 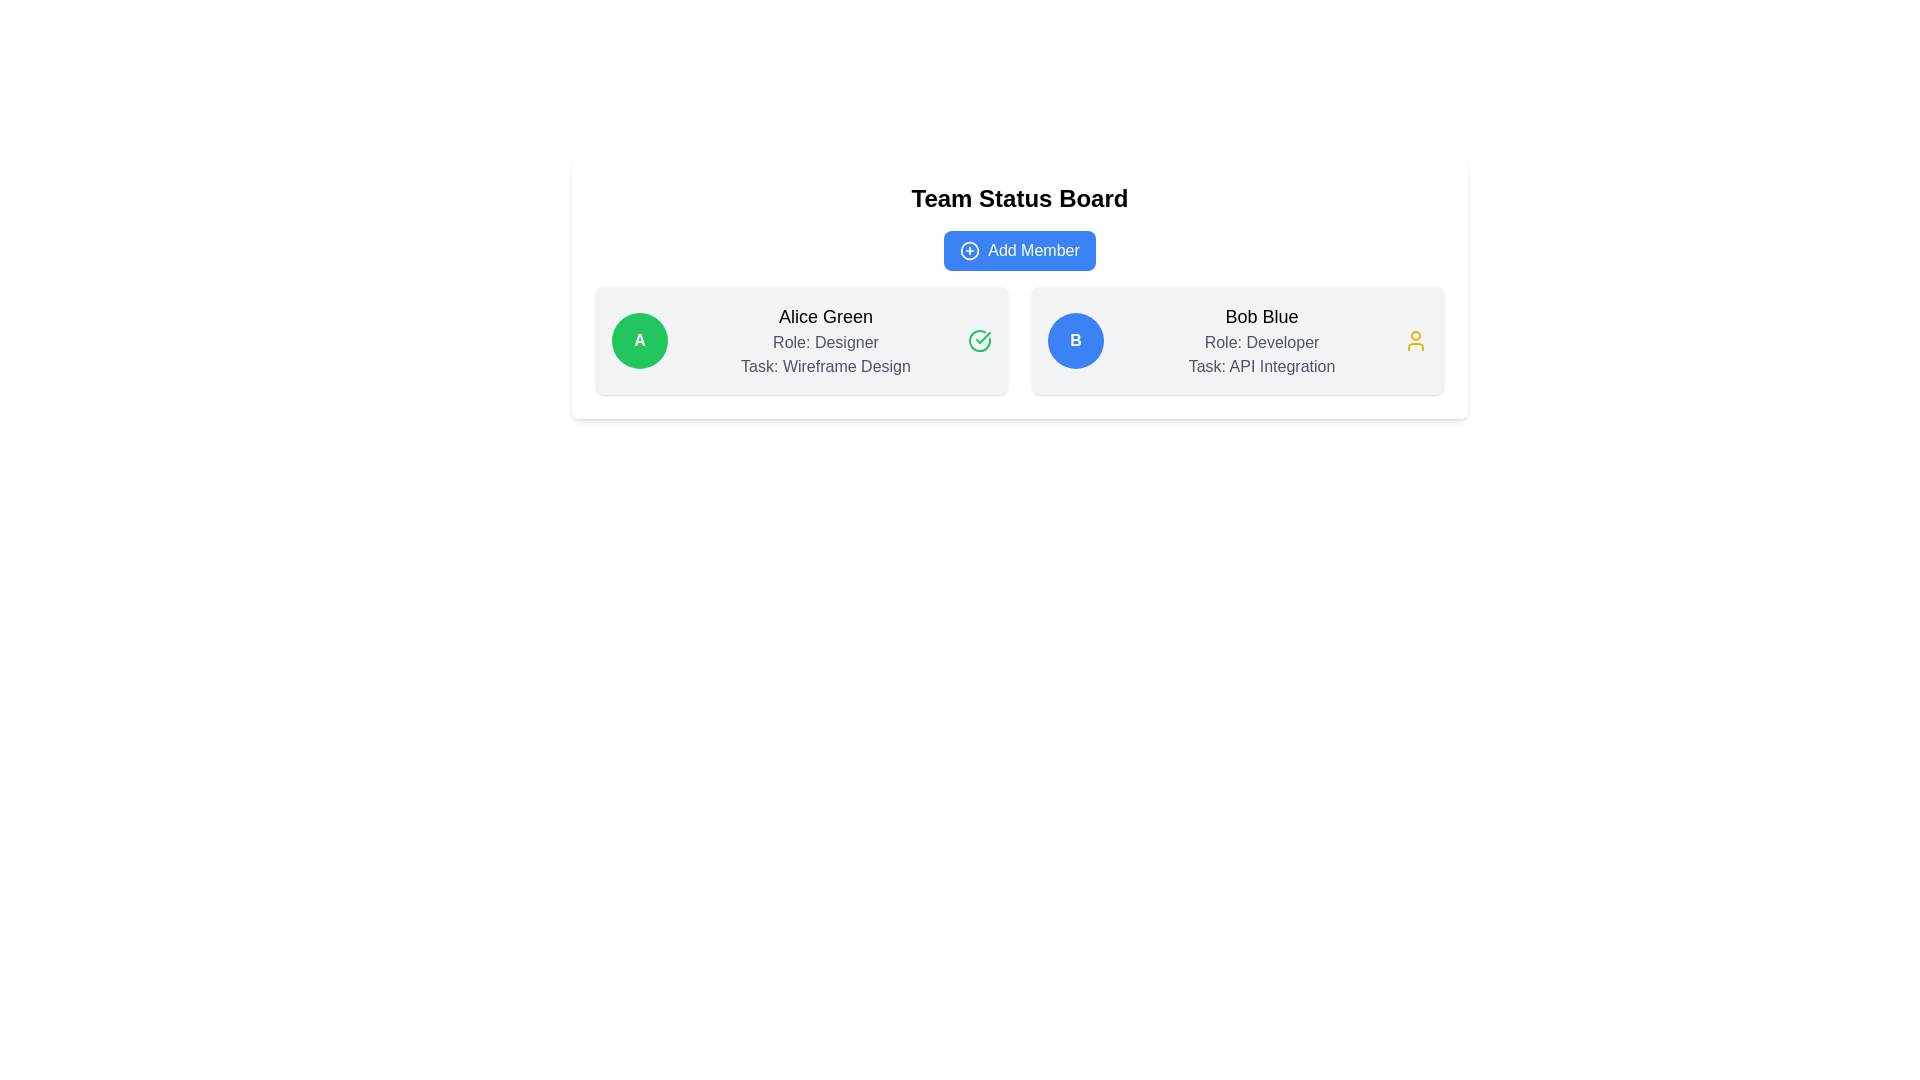 I want to click on the informational text element that displays 'Task: Wireframe Design', which is styled in gray and located beneath the name 'Alice Green' and the role 'Designer', so click(x=825, y=366).